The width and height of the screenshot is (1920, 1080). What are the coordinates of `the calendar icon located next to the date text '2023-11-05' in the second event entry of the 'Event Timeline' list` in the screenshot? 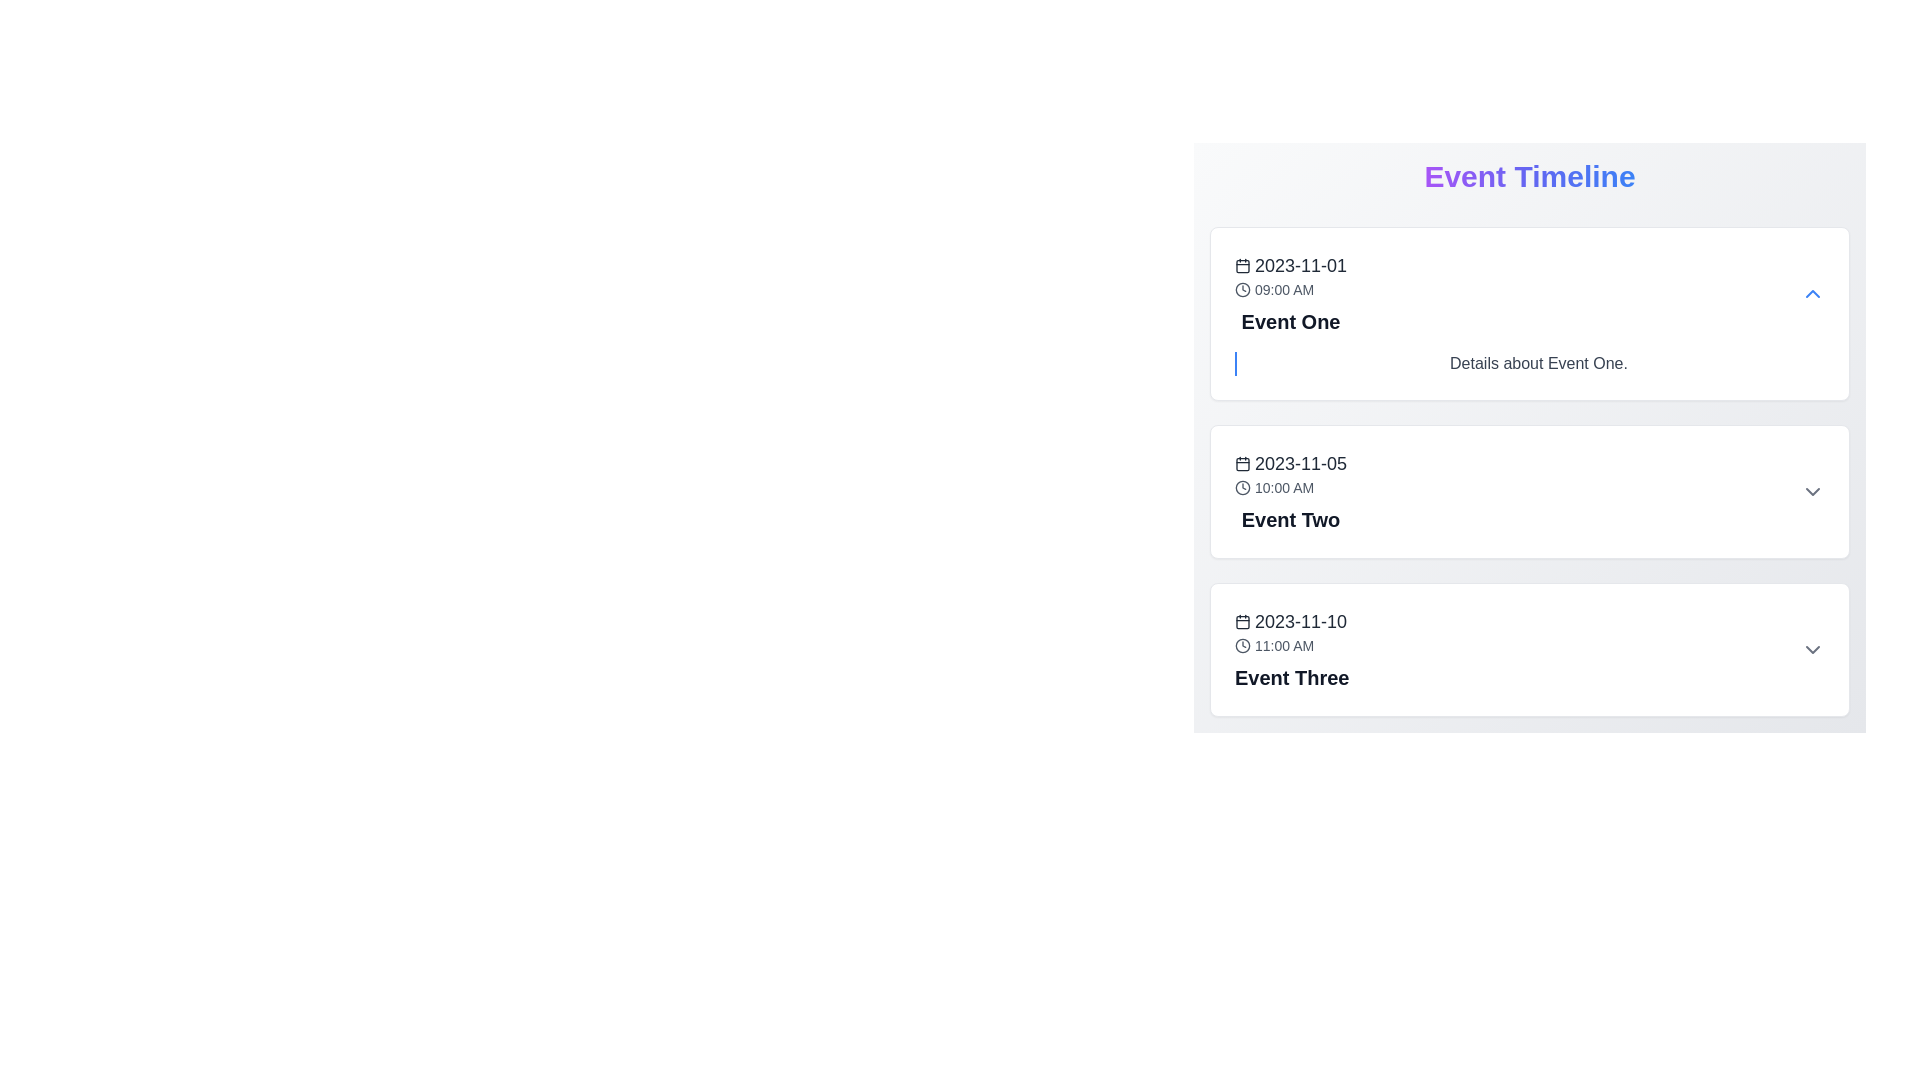 It's located at (1242, 463).